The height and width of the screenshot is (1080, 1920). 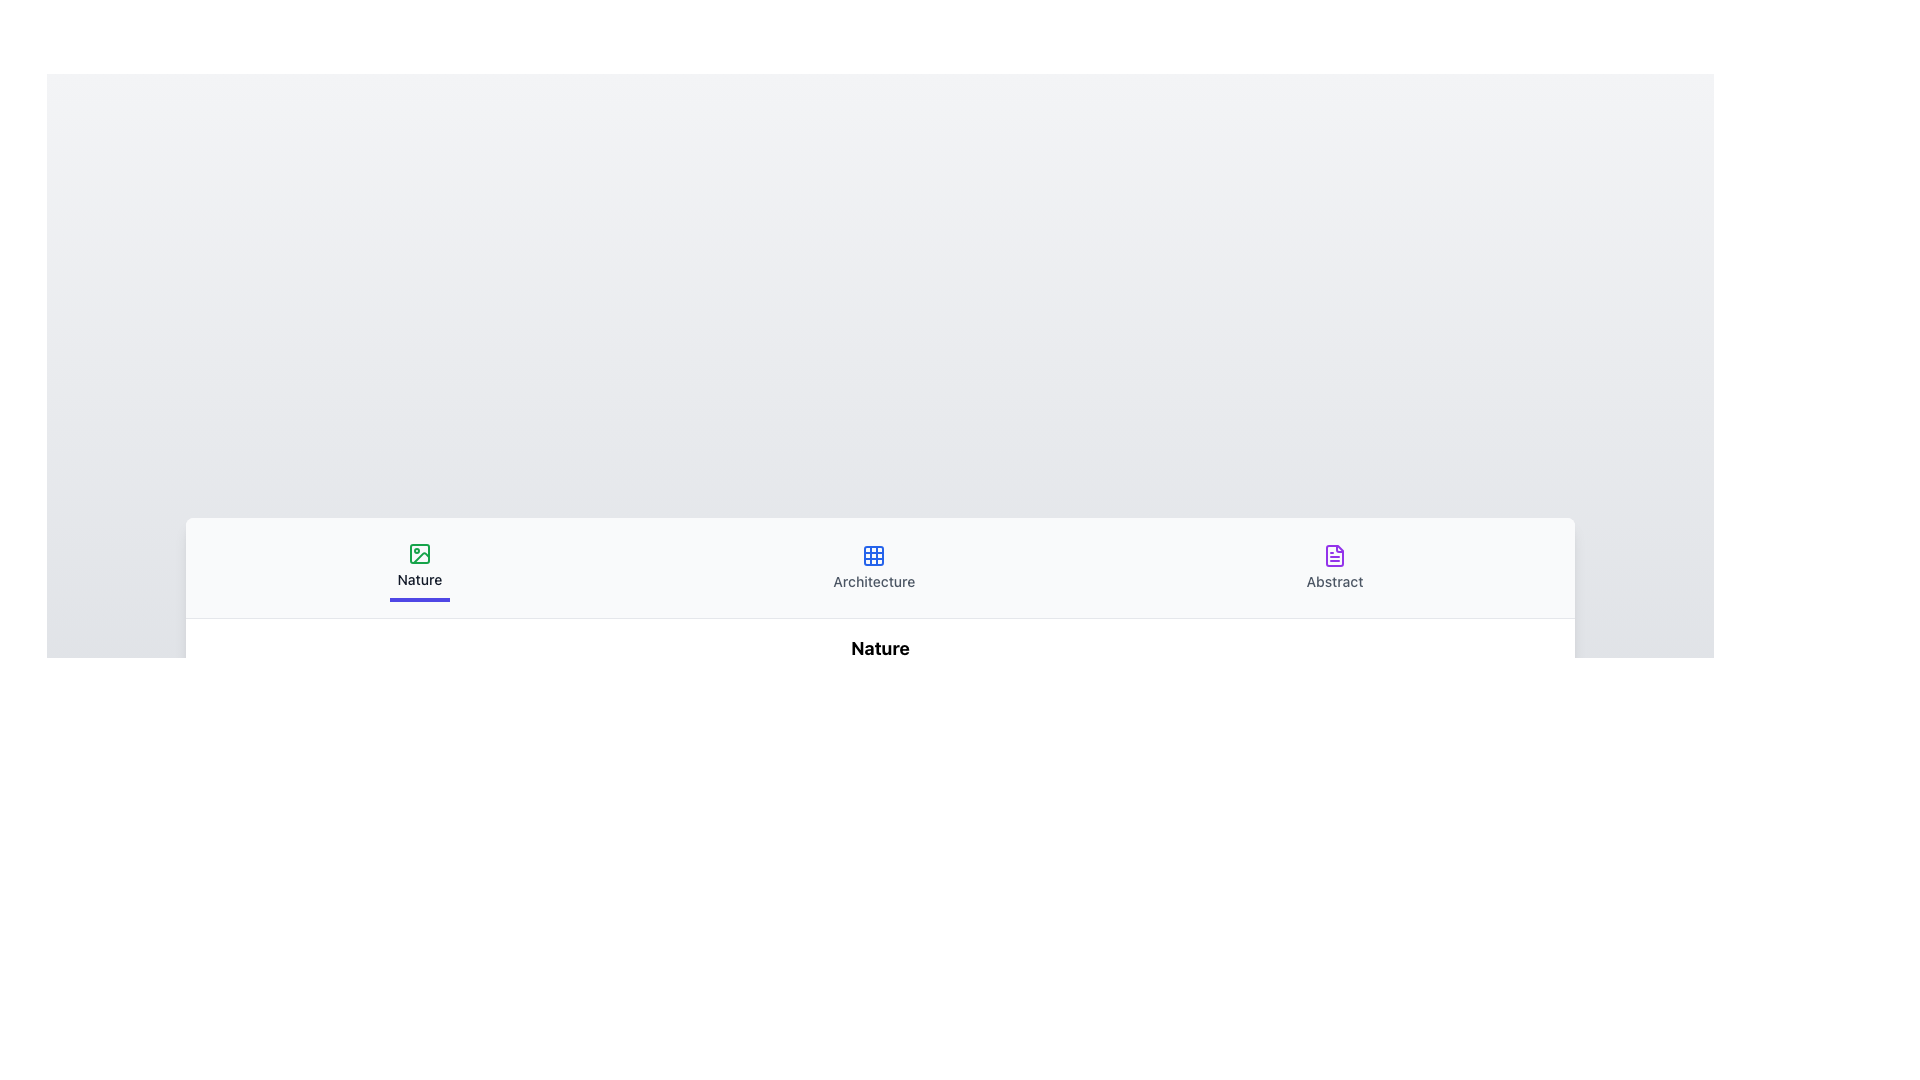 I want to click on the green icon resembling an image with a mountain and sun, located above the 'Nature' text label, so click(x=418, y=553).